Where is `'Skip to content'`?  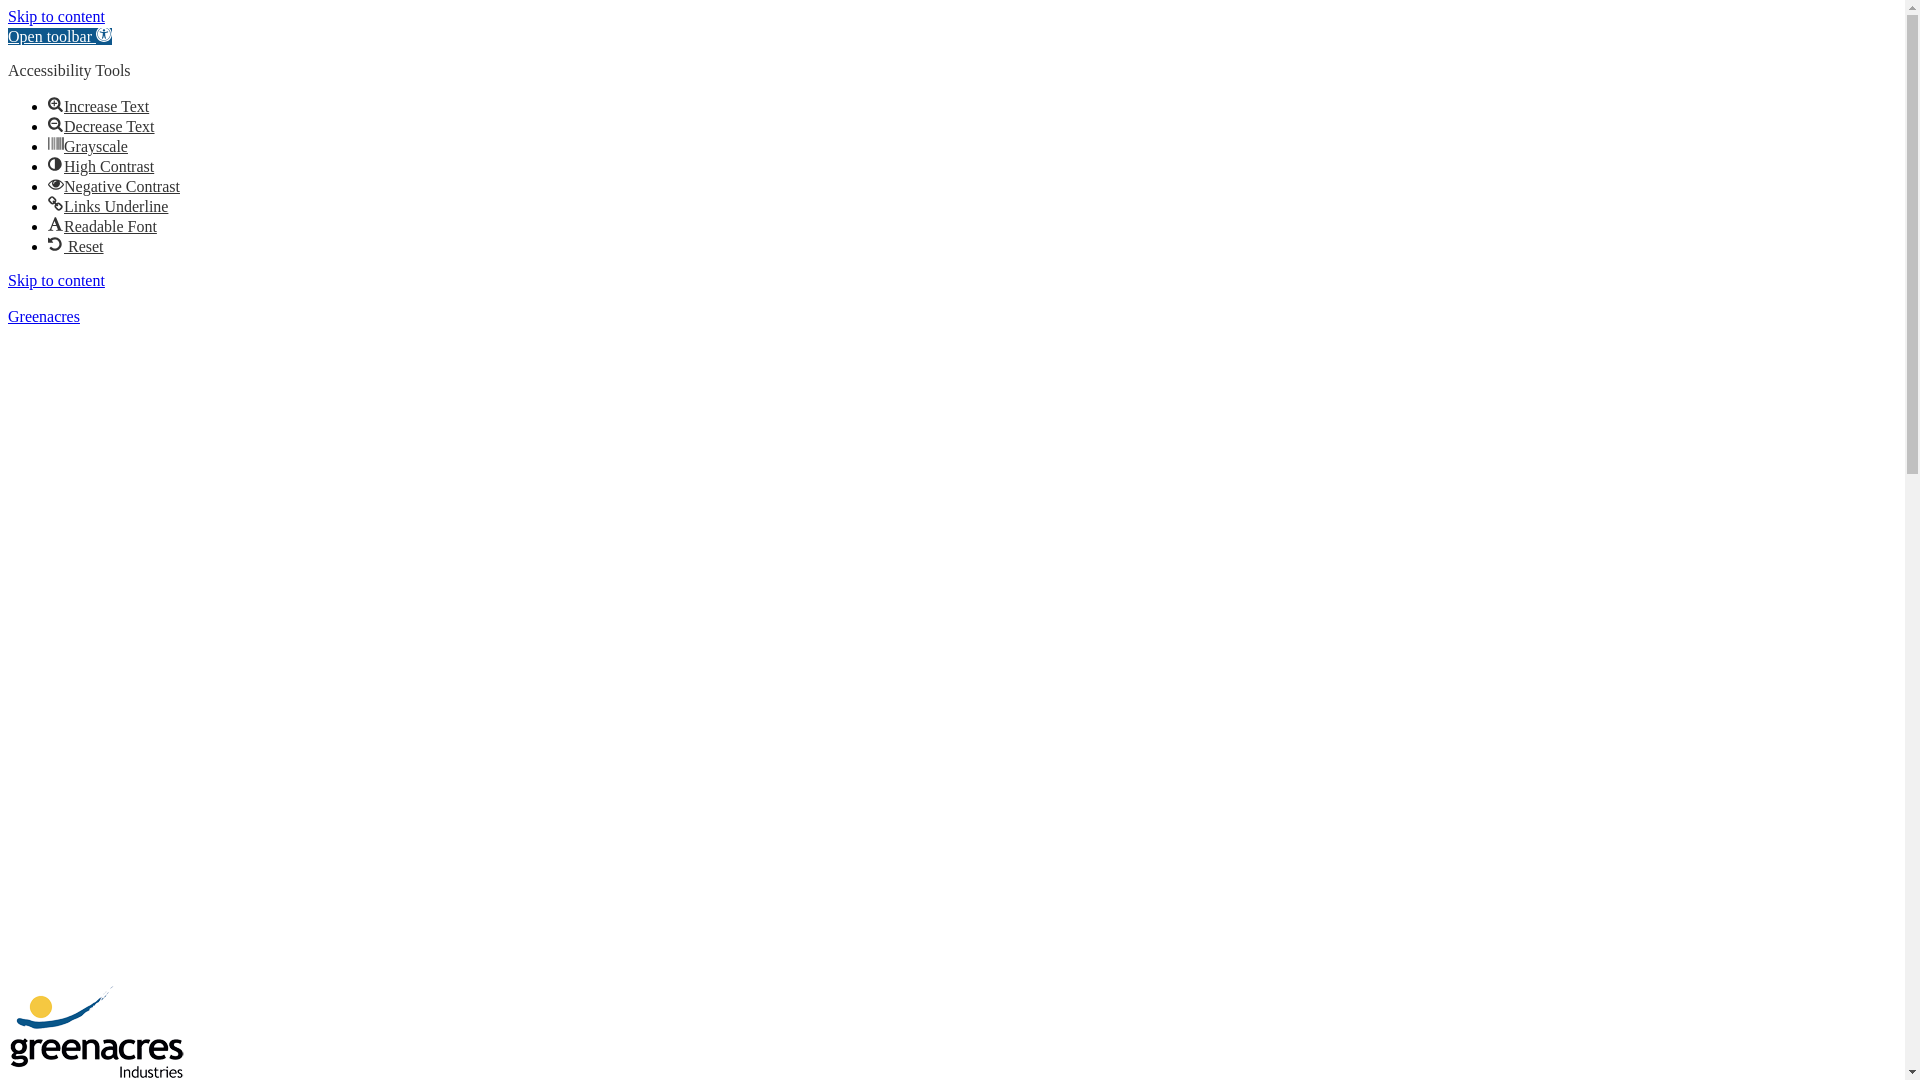 'Skip to content' is located at coordinates (56, 16).